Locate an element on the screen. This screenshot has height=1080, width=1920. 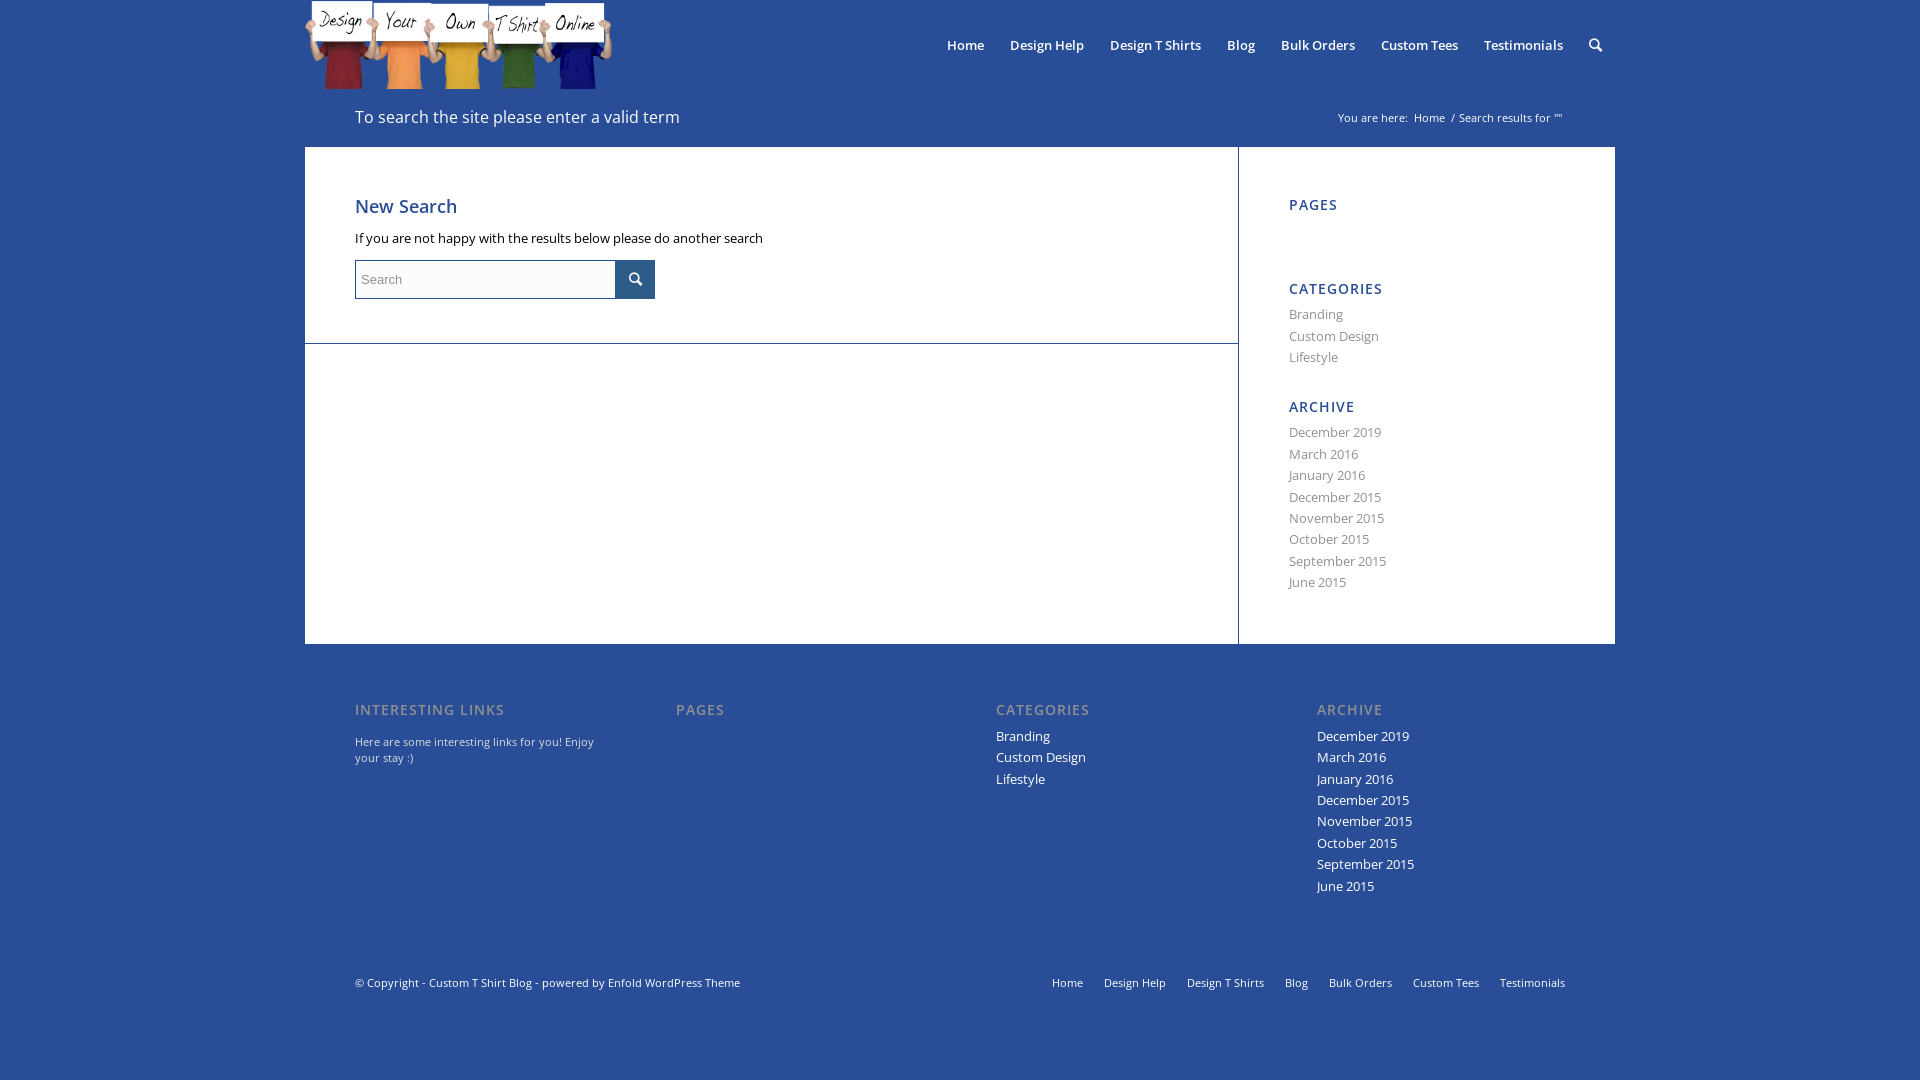
'Lifestyle' is located at coordinates (996, 778).